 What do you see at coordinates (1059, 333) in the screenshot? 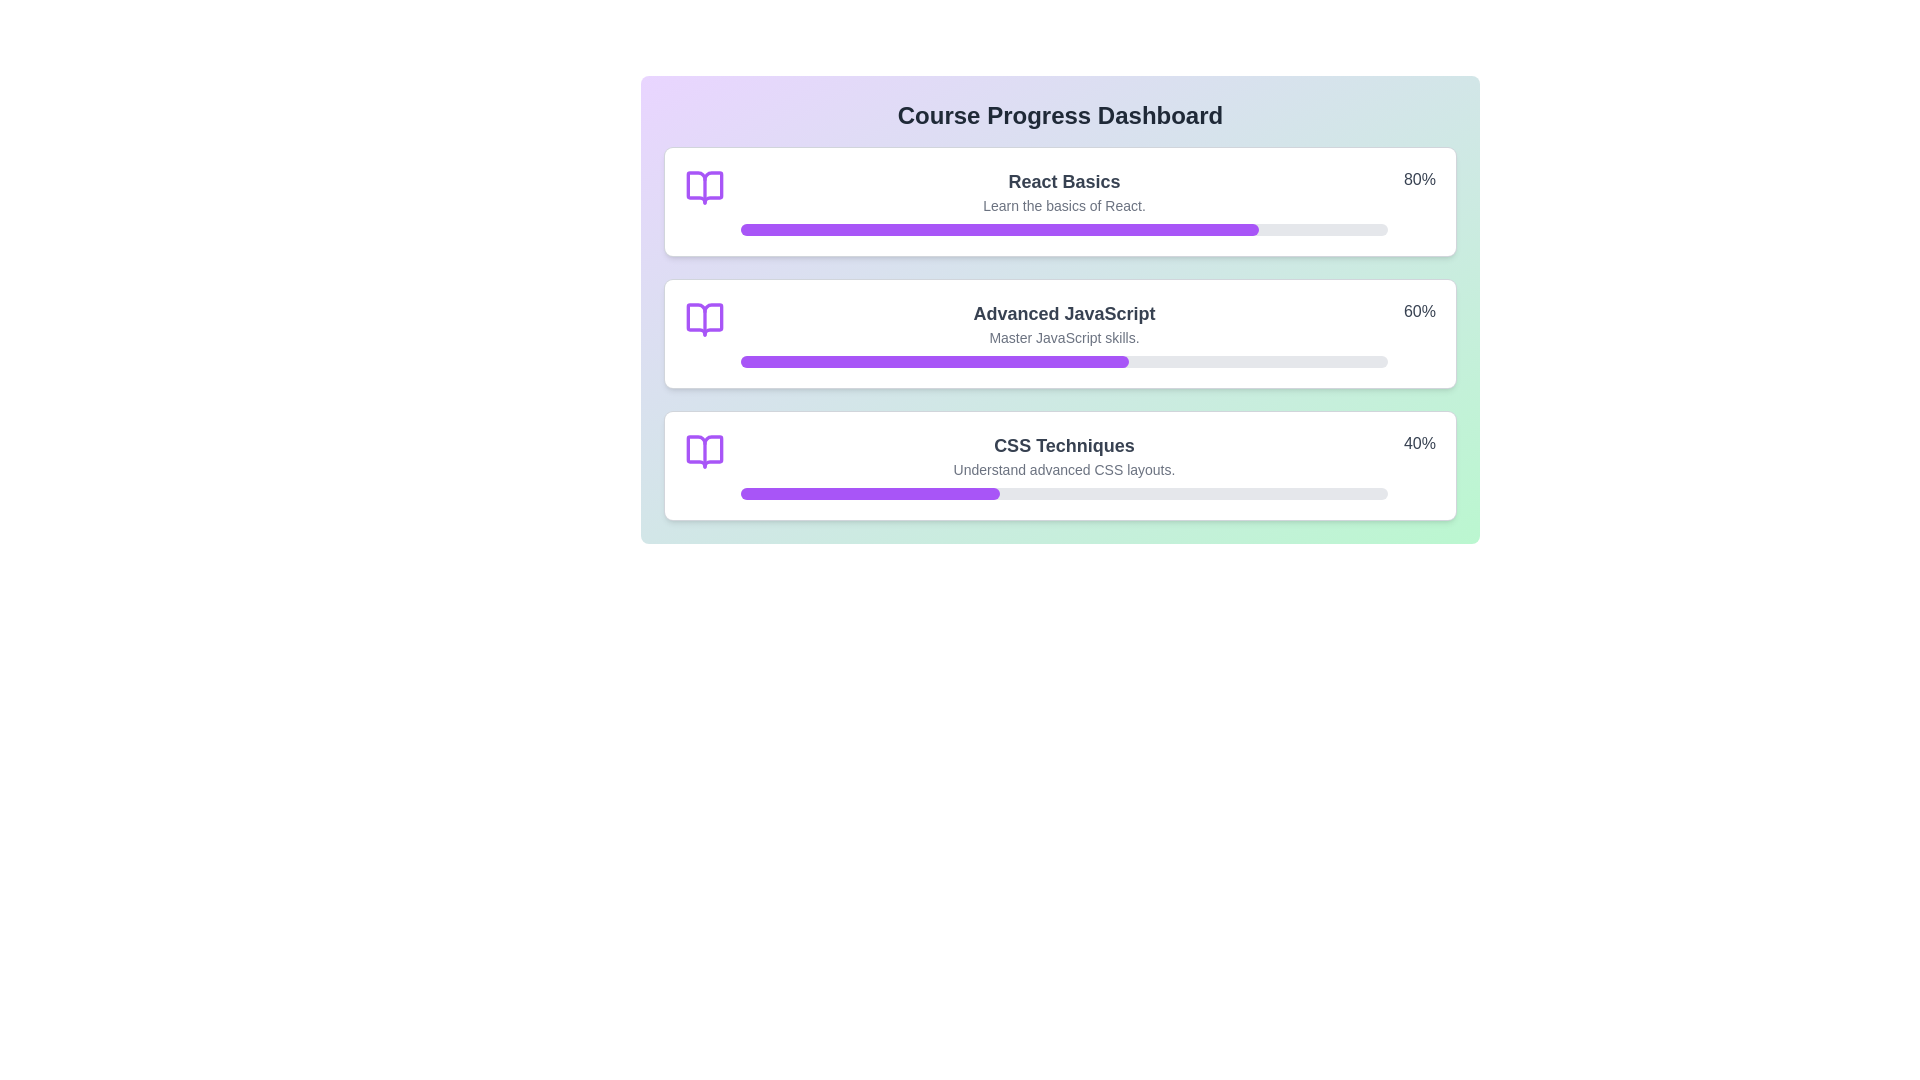
I see `the progress bar of the Vertical hierarchical list in the Course Progress Dashboard to view detailed information` at bounding box center [1059, 333].